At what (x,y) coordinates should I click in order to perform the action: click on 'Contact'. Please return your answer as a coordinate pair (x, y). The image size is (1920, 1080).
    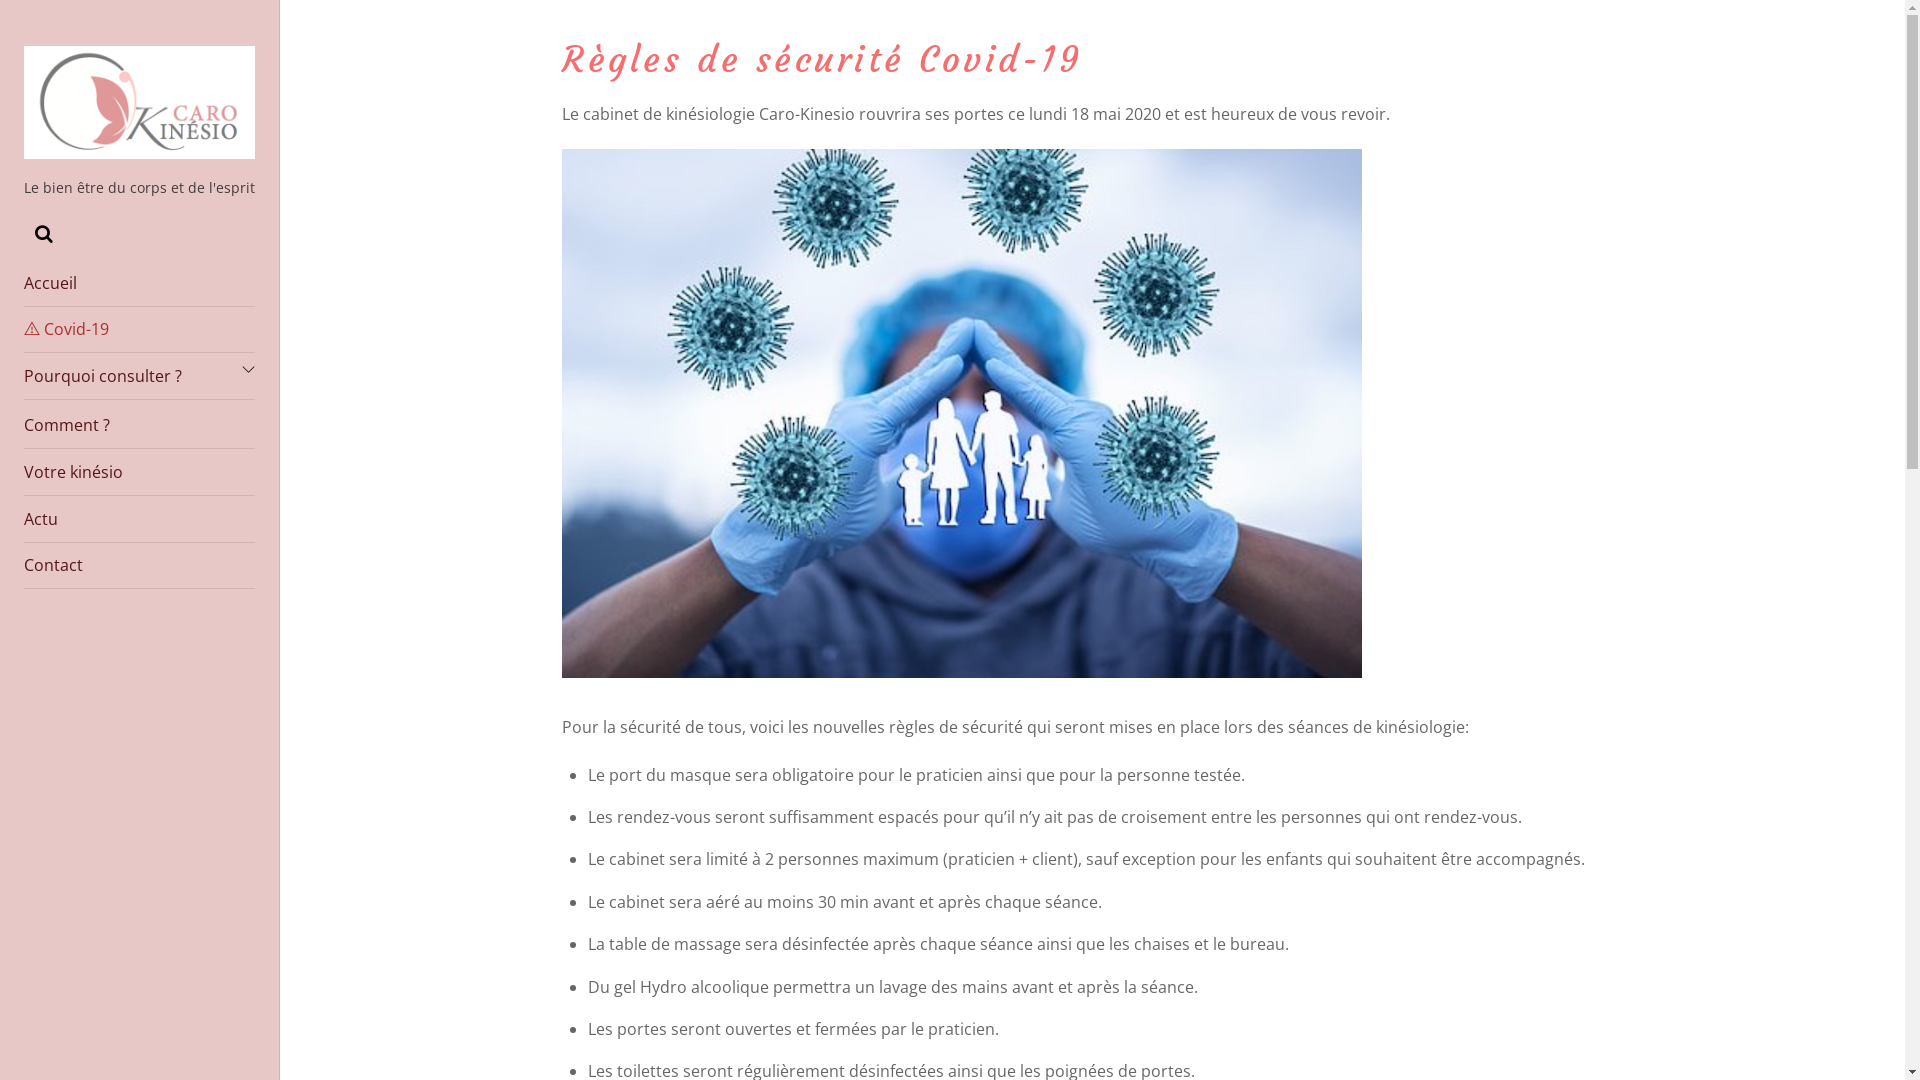
    Looking at the image, I should click on (138, 566).